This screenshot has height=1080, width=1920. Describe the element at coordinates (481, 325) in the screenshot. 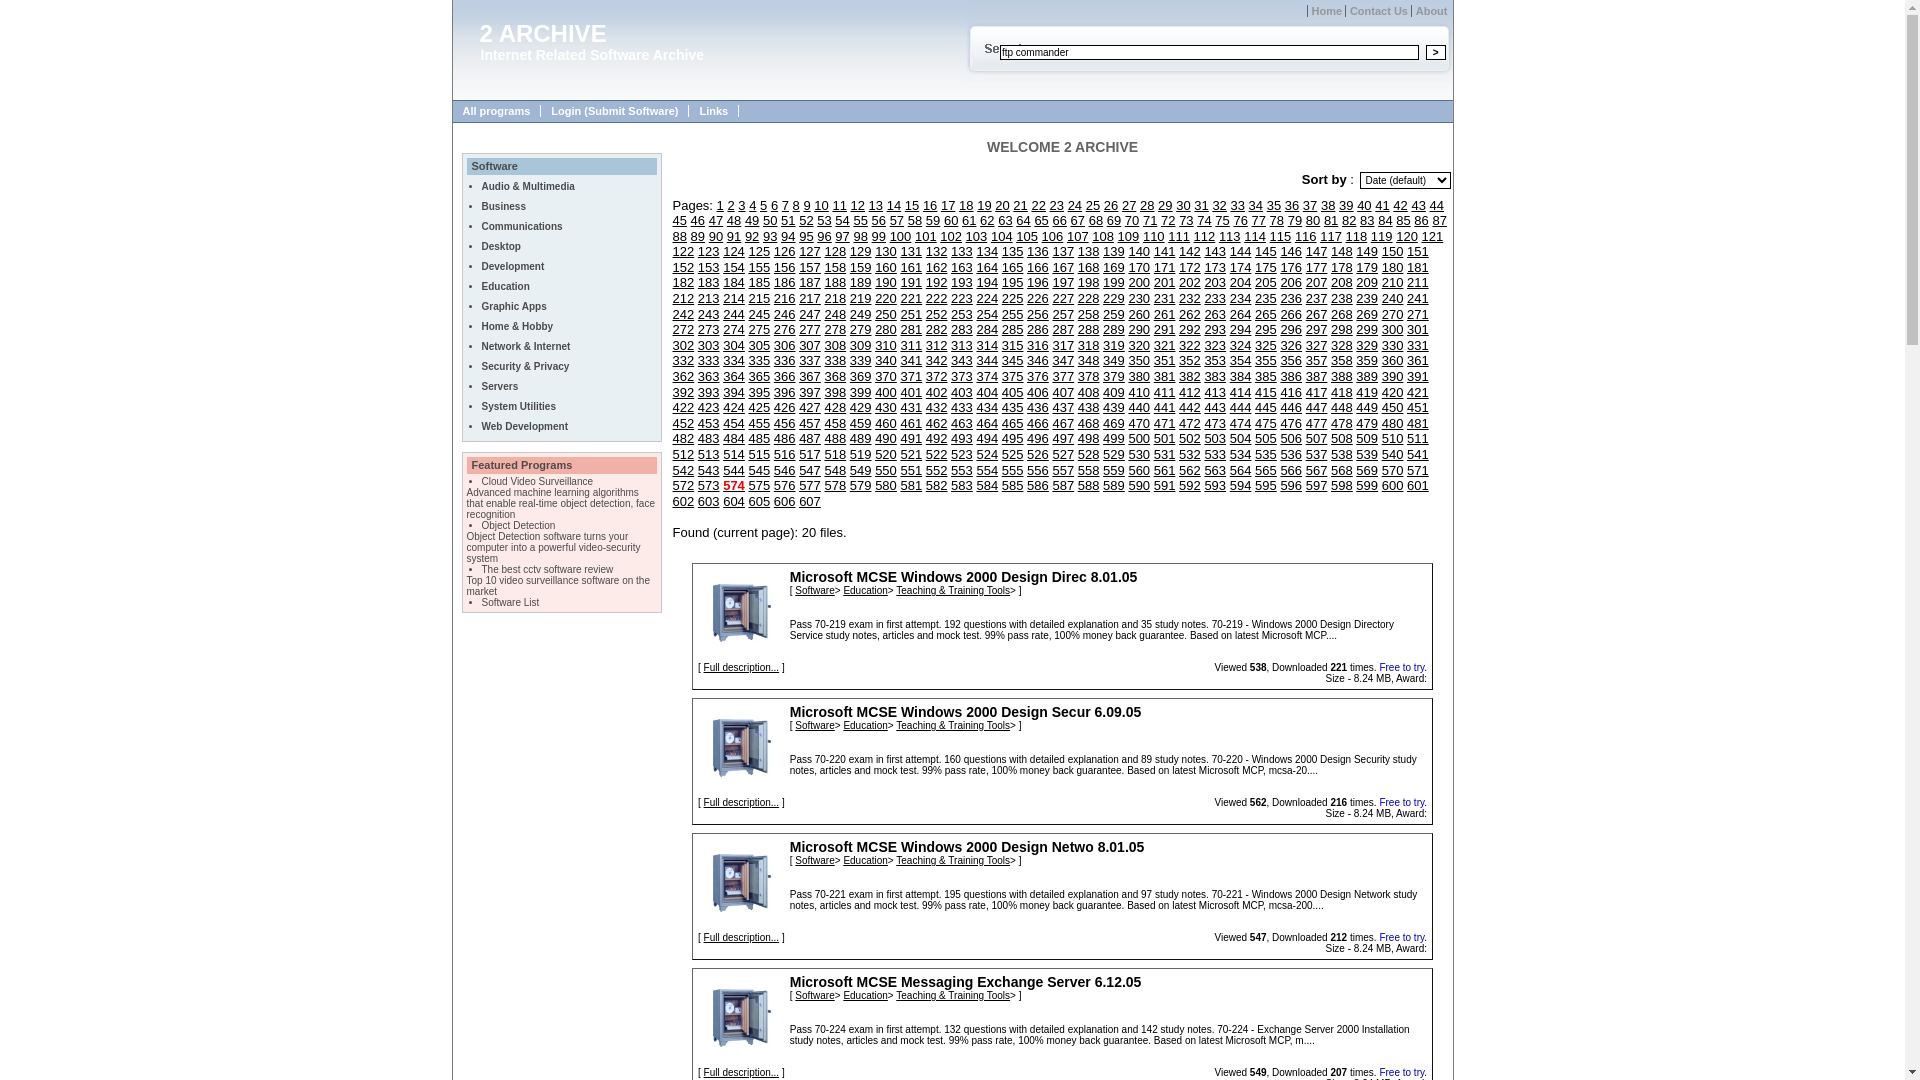

I see `'Home & Hobby'` at that location.